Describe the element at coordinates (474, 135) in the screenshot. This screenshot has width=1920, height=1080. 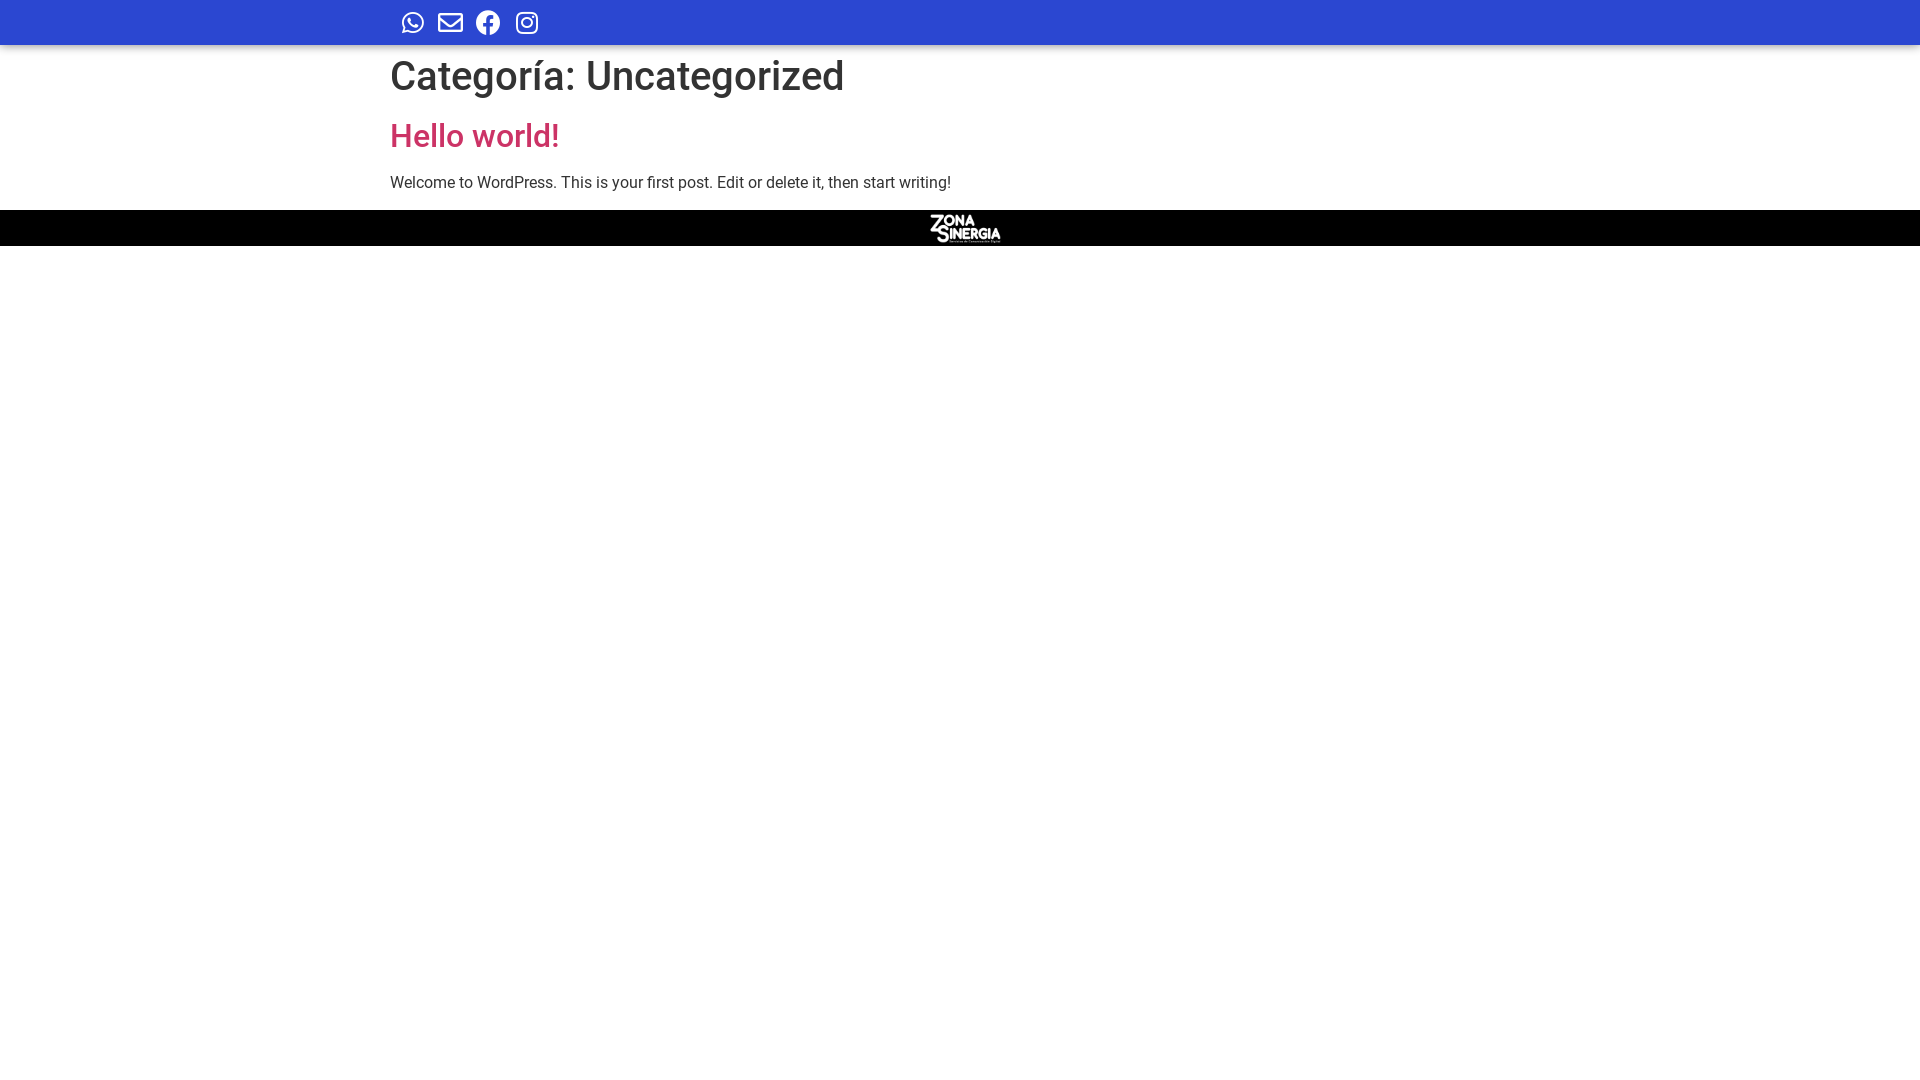
I see `'Hello world!'` at that location.